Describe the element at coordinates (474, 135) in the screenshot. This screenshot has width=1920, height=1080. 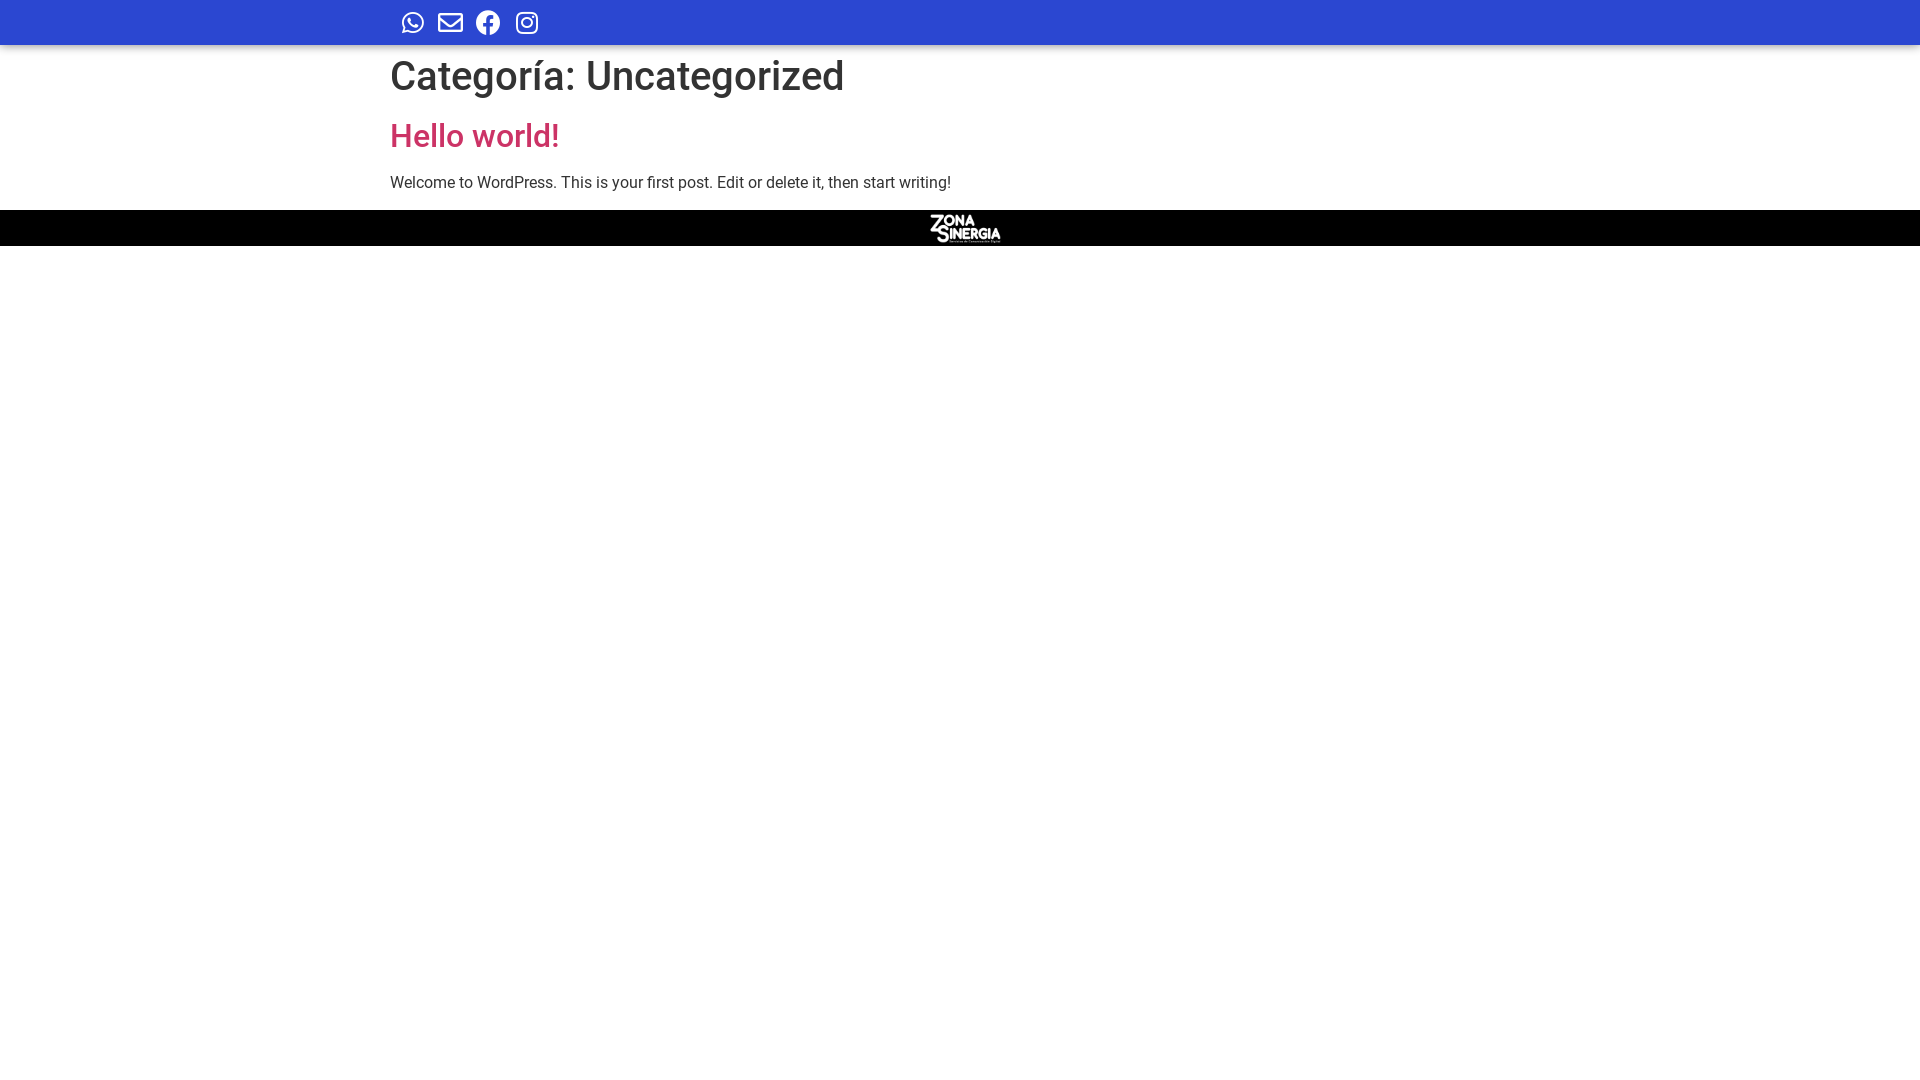
I see `'Hello world!'` at that location.